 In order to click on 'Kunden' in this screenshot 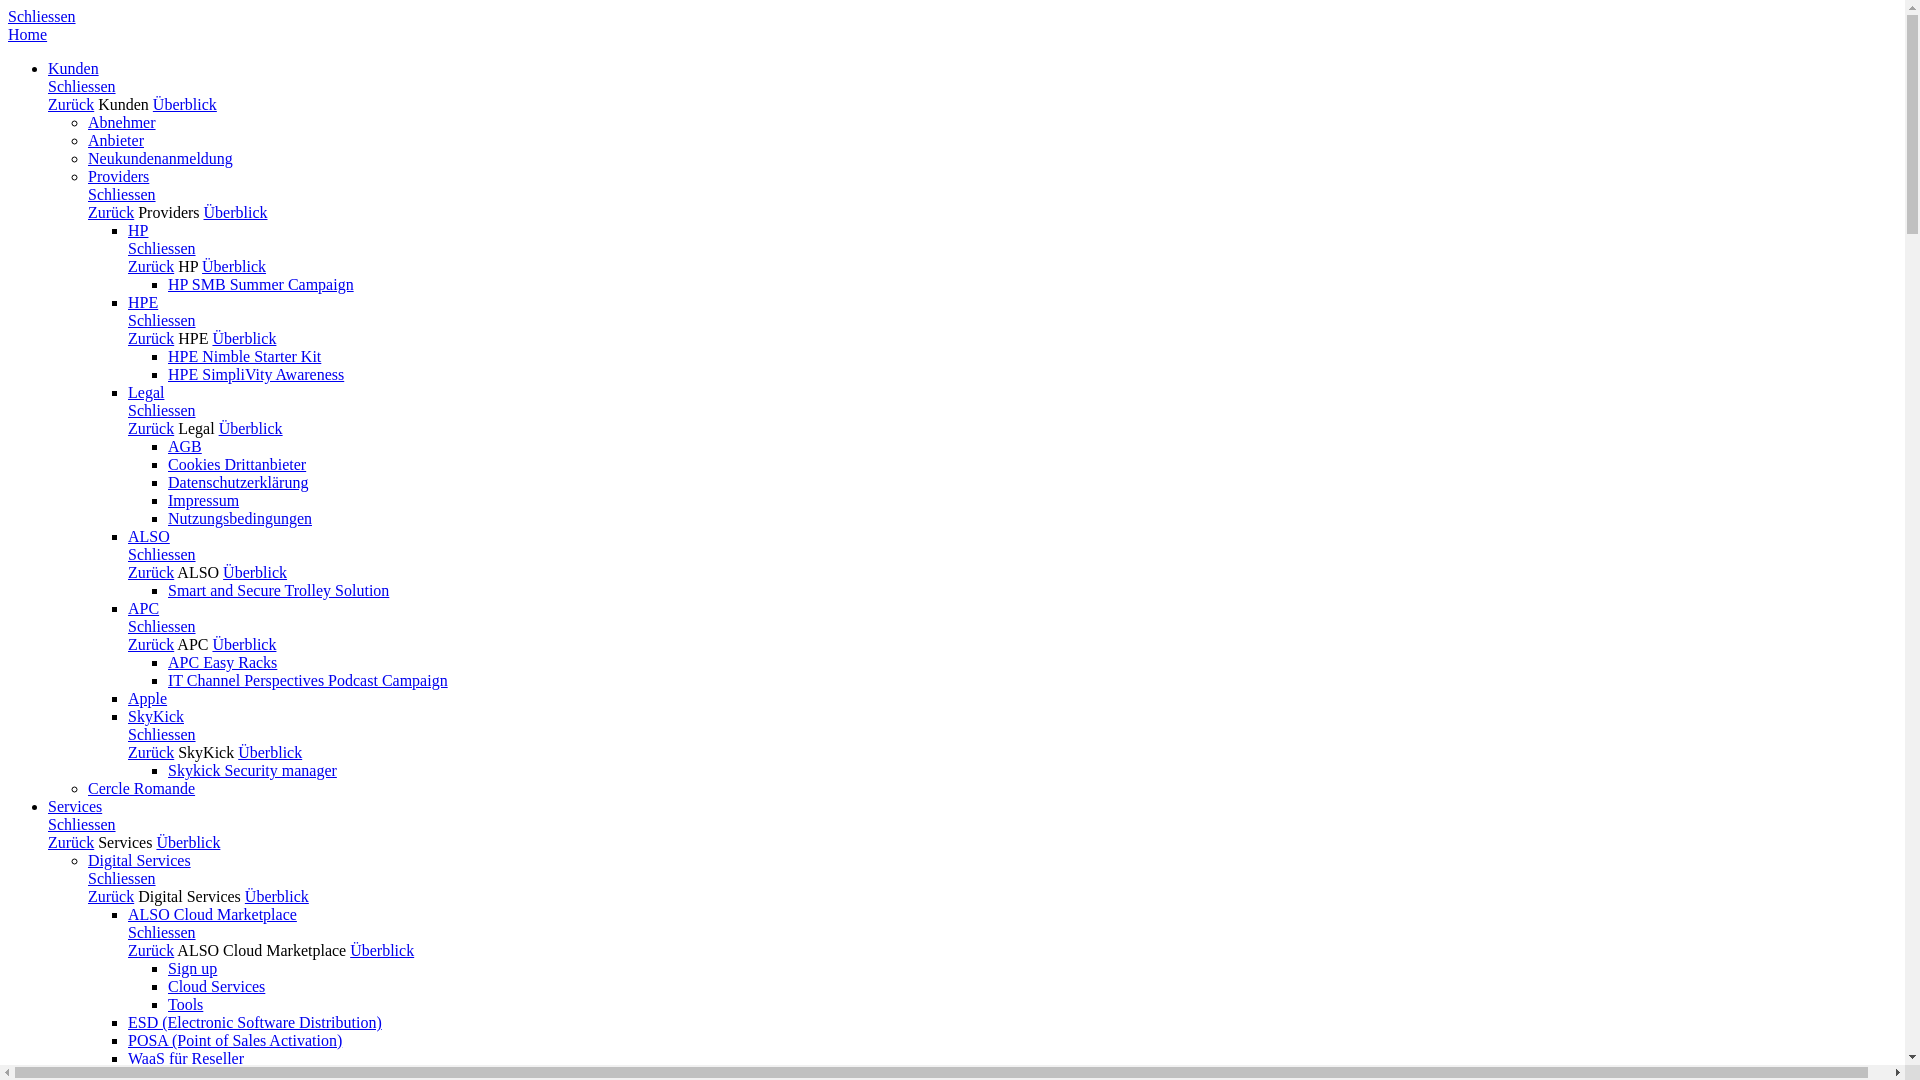, I will do `click(122, 104)`.